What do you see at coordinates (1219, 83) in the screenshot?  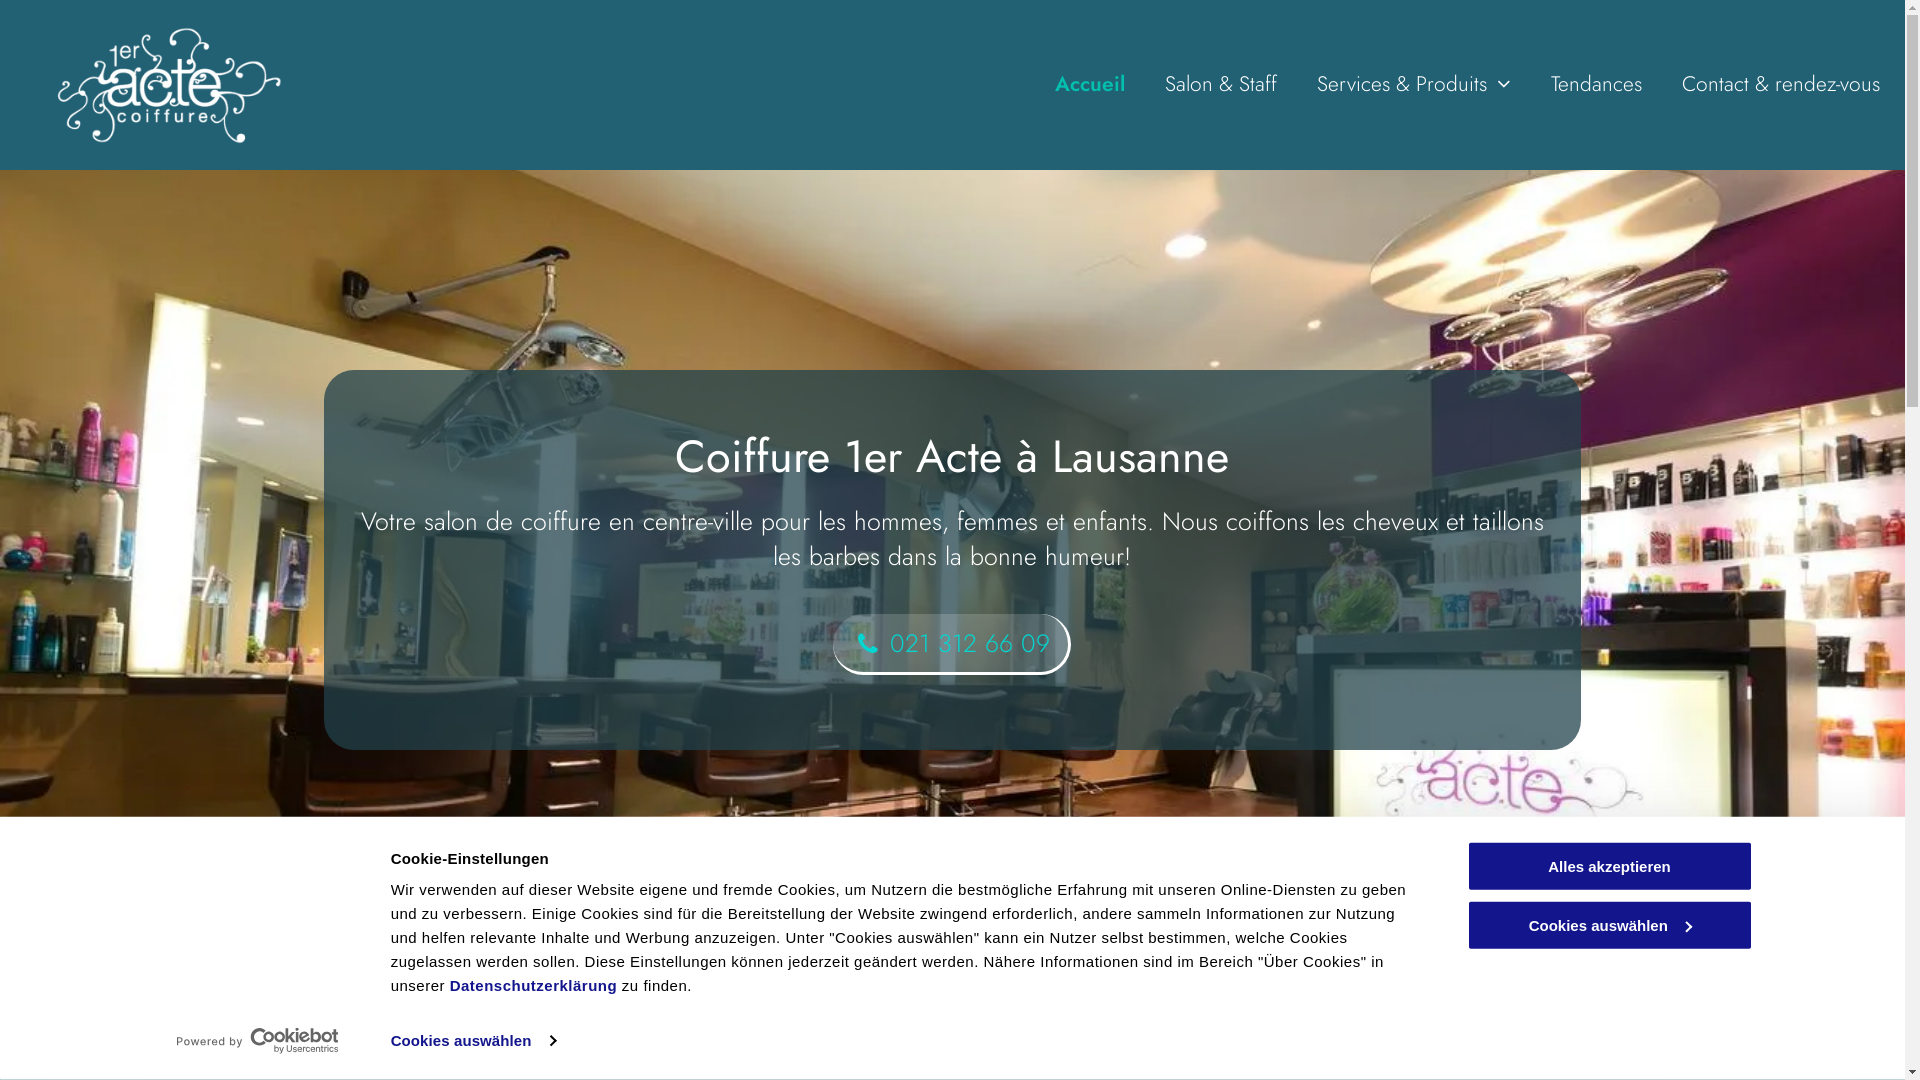 I see `'Salon & Staff'` at bounding box center [1219, 83].